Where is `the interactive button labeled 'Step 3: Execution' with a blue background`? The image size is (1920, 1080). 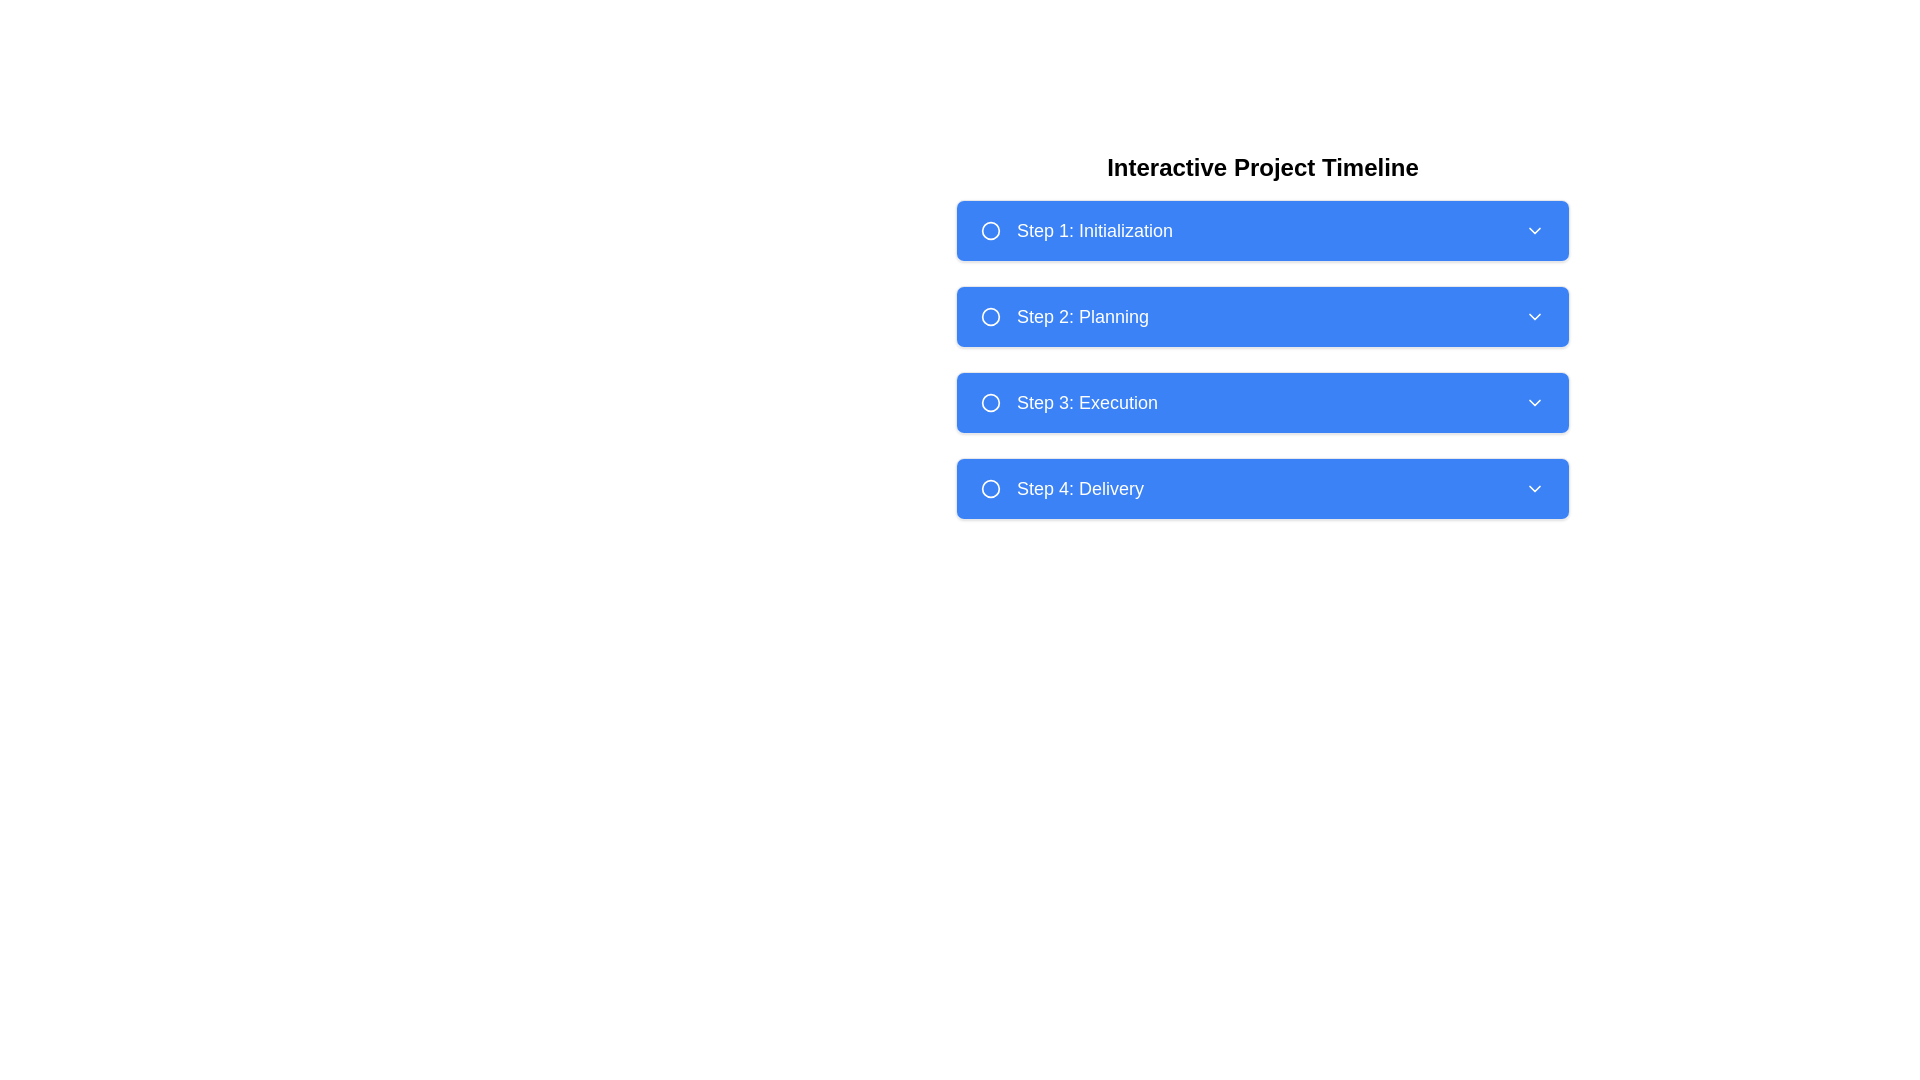 the interactive button labeled 'Step 3: Execution' with a blue background is located at coordinates (1261, 402).